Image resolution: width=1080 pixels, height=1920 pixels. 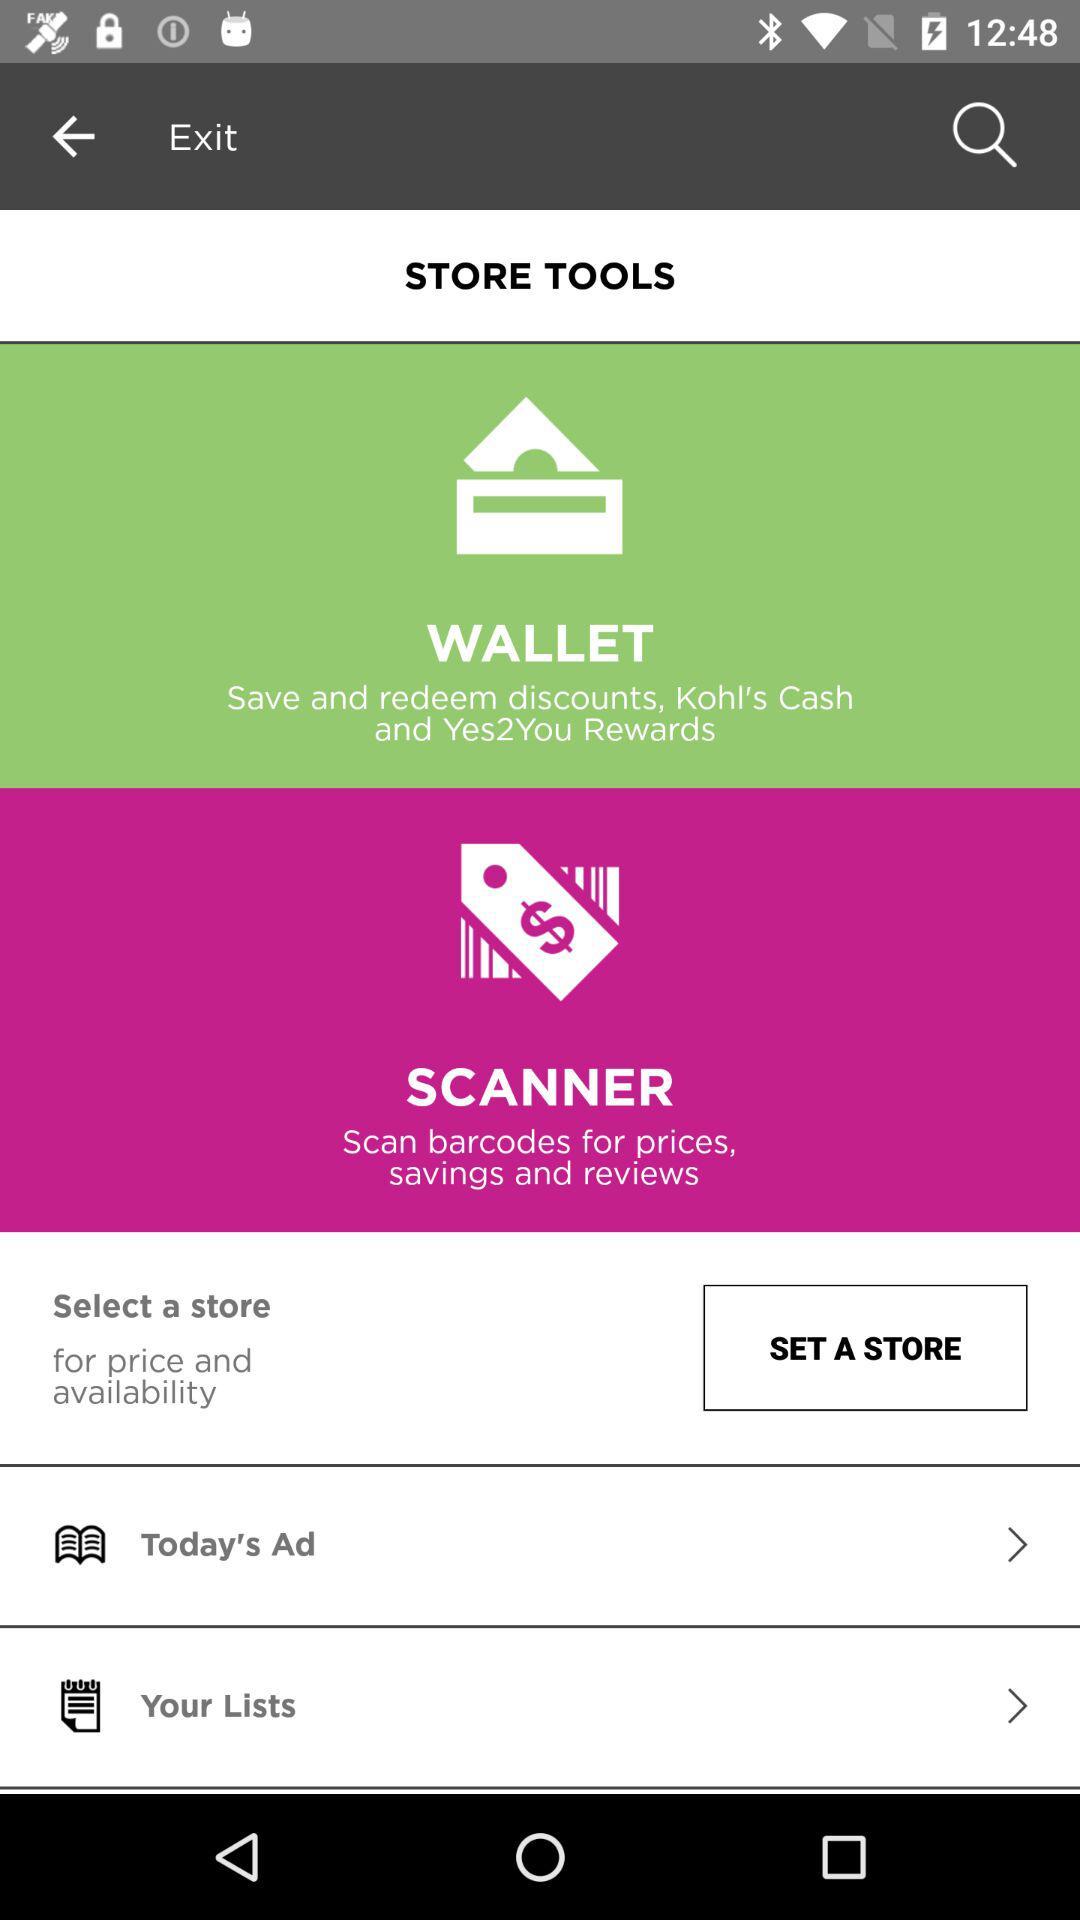 What do you see at coordinates (980, 135) in the screenshot?
I see `search` at bounding box center [980, 135].